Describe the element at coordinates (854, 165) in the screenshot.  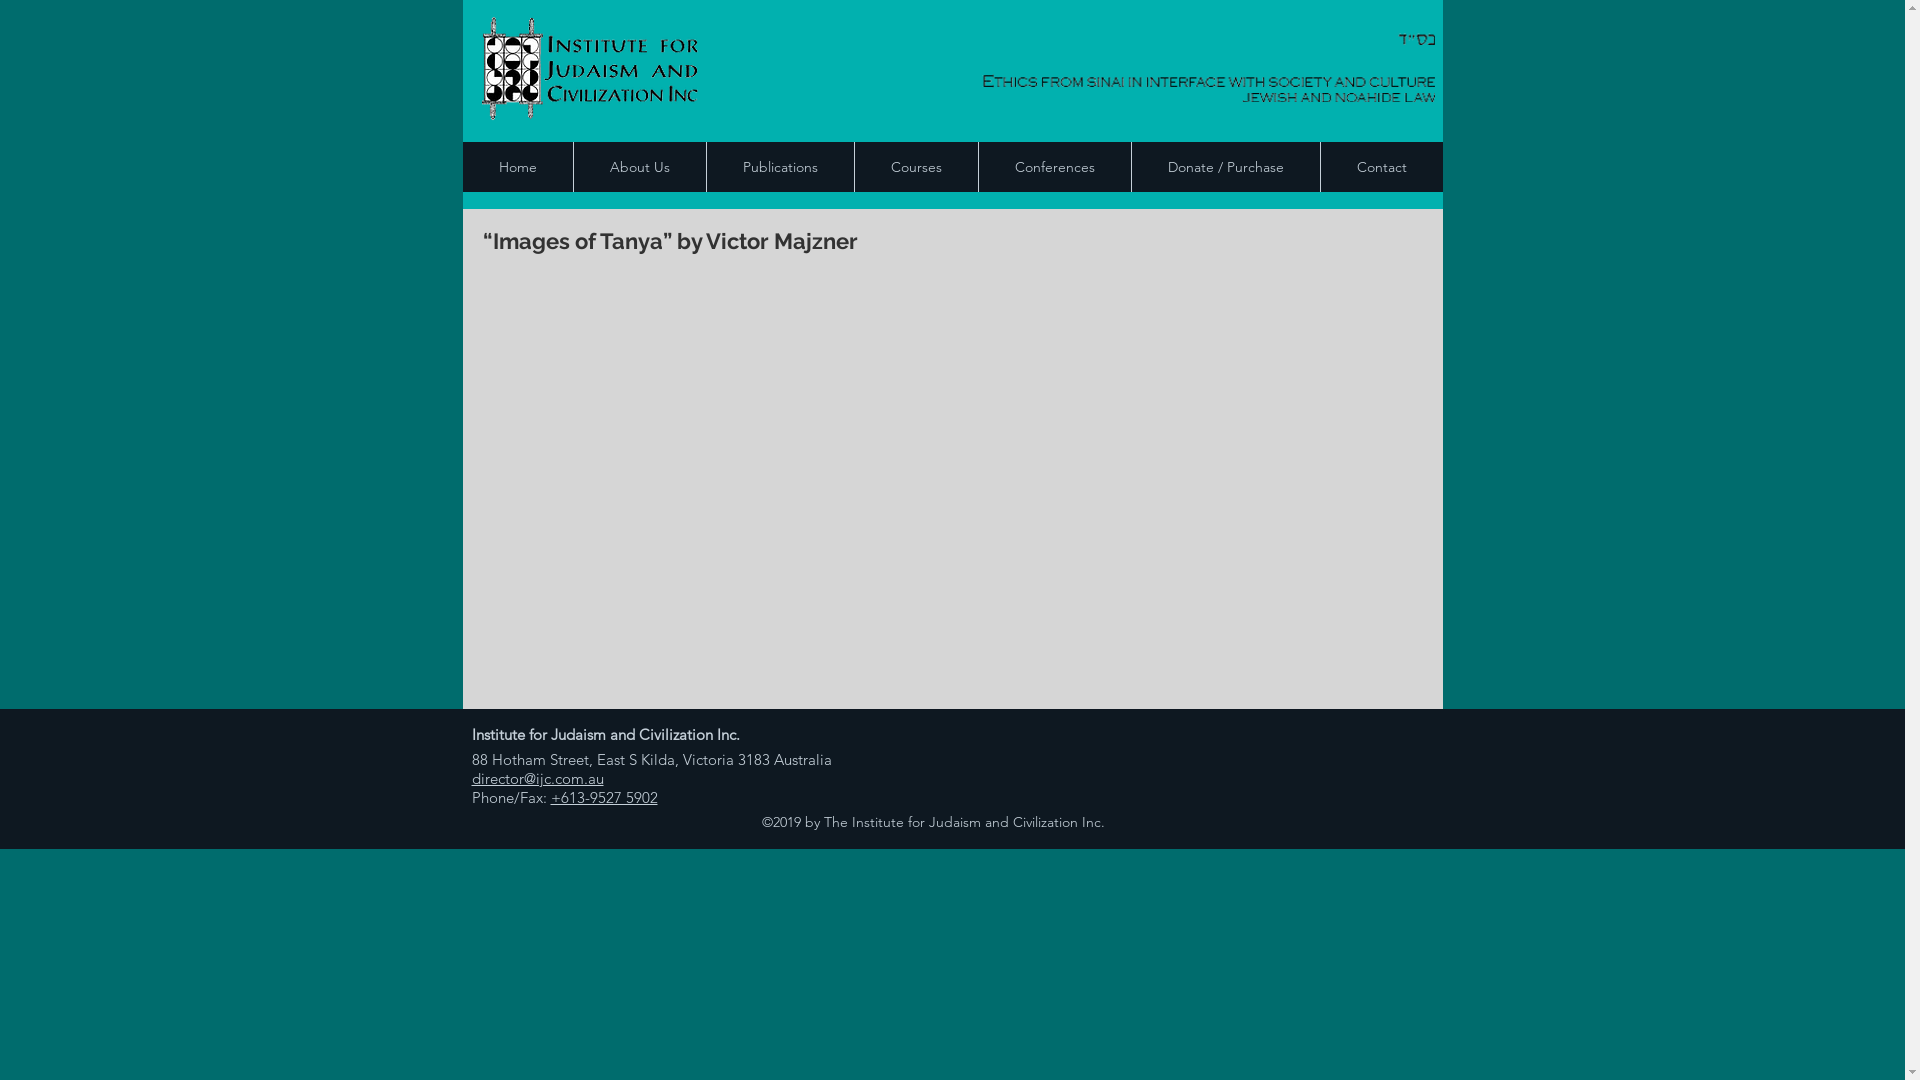
I see `'Courses'` at that location.